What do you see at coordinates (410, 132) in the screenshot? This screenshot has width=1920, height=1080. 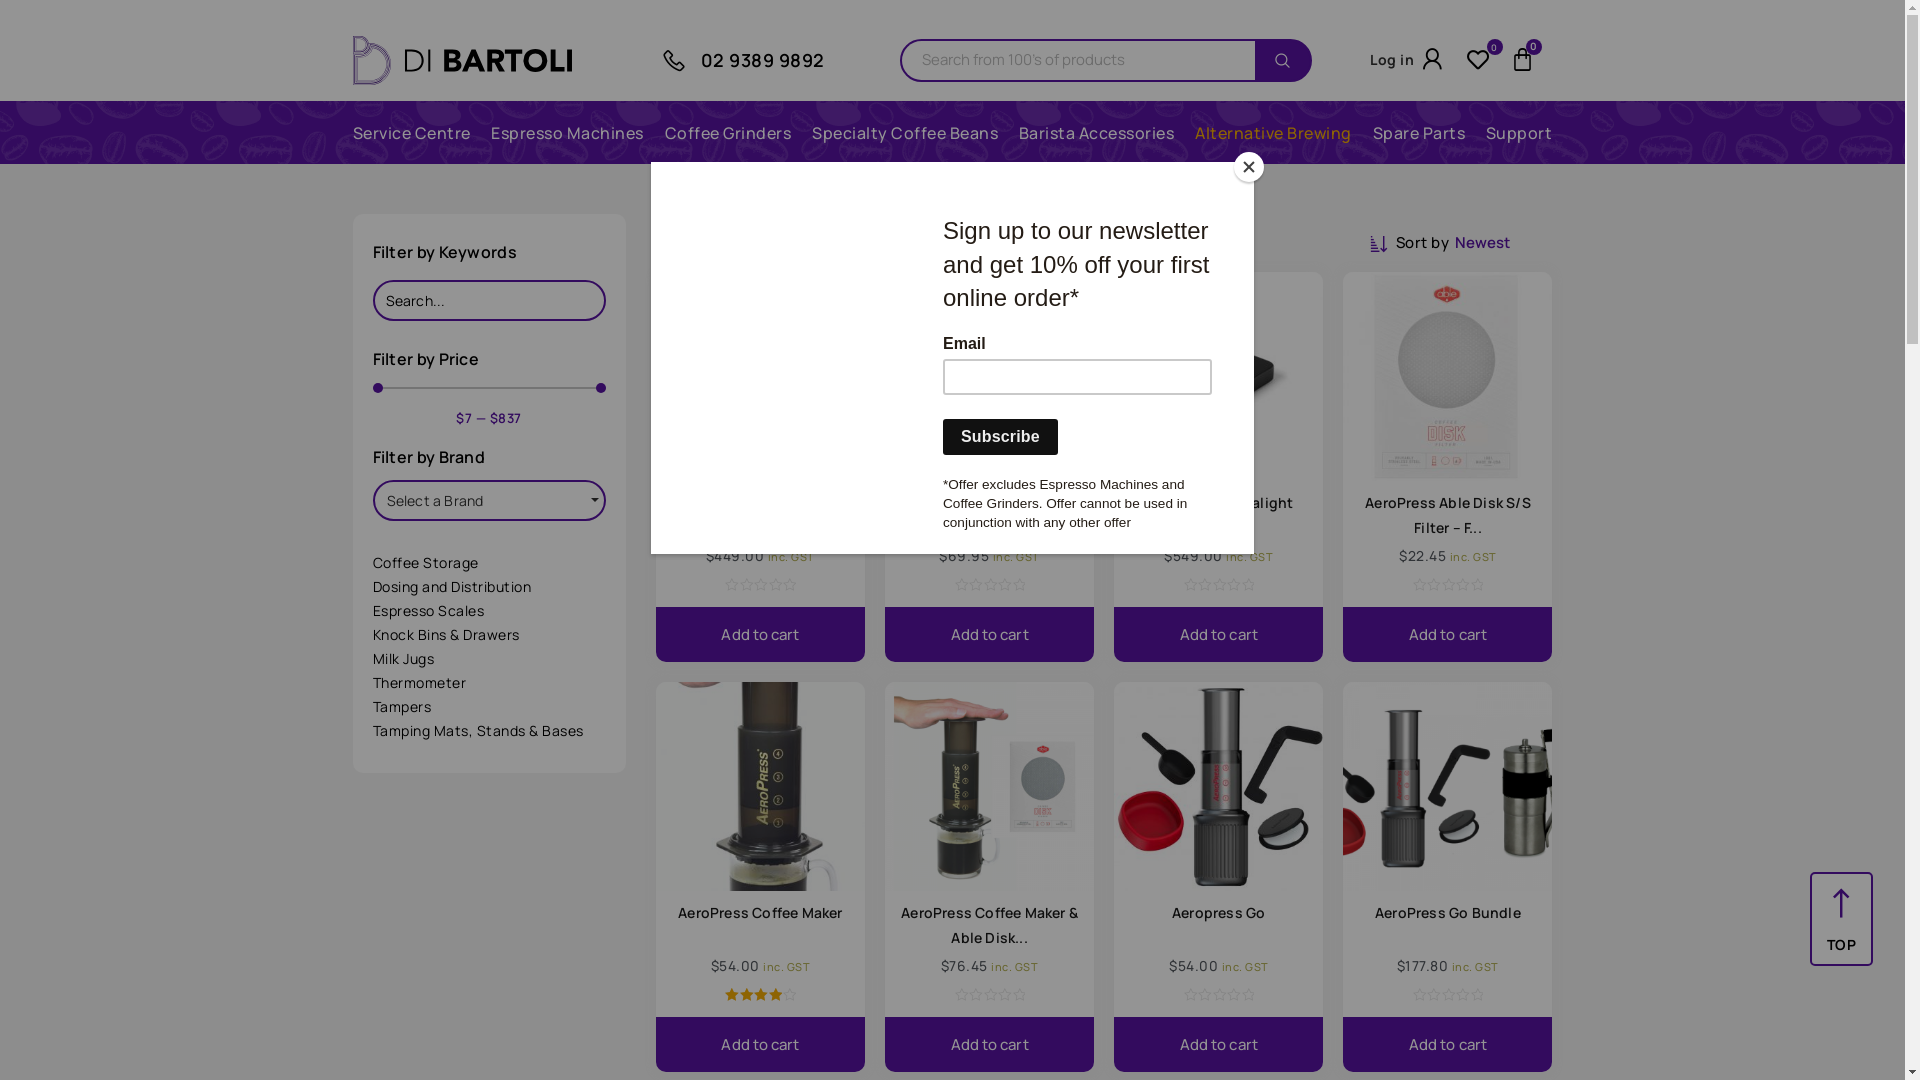 I see `'Service Centre'` at bounding box center [410, 132].